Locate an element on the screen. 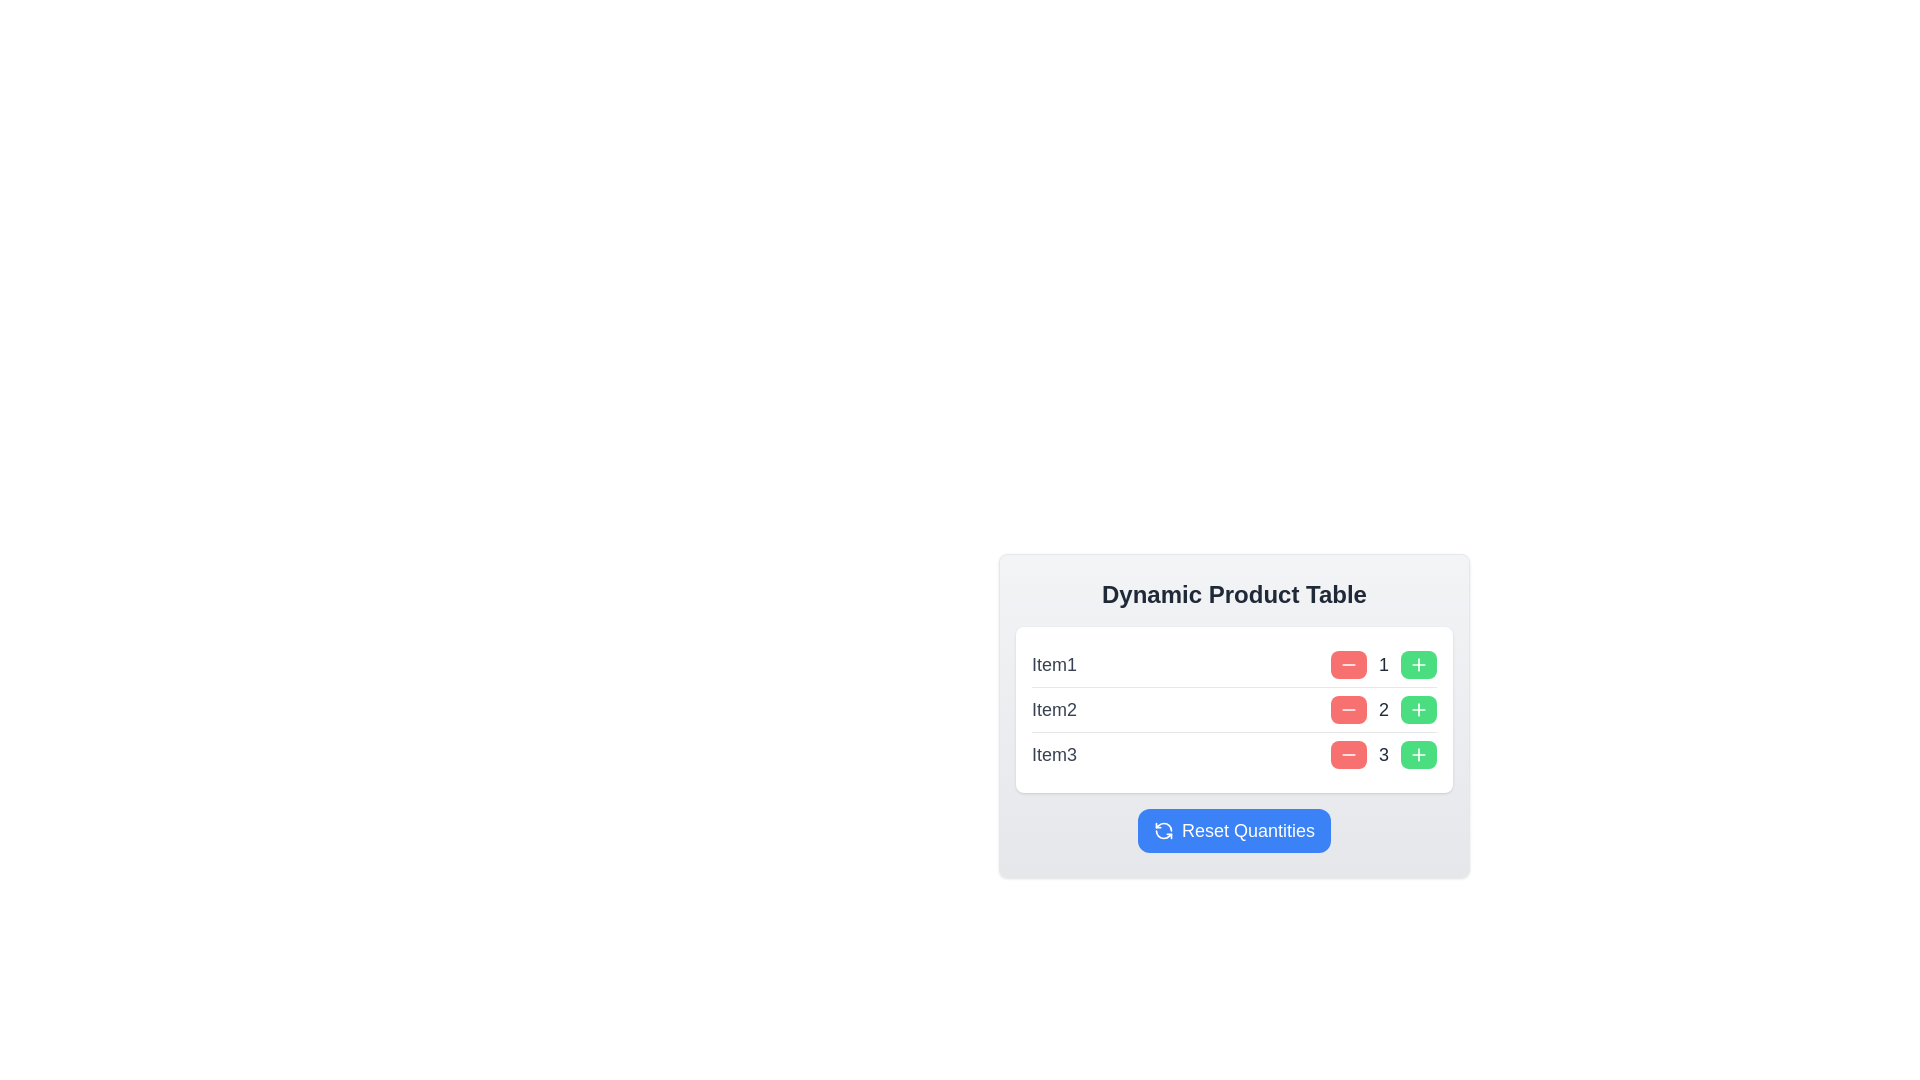 The width and height of the screenshot is (1920, 1080). the label identifying the item in the top row of the 'Dynamic Product Table' is located at coordinates (1053, 664).